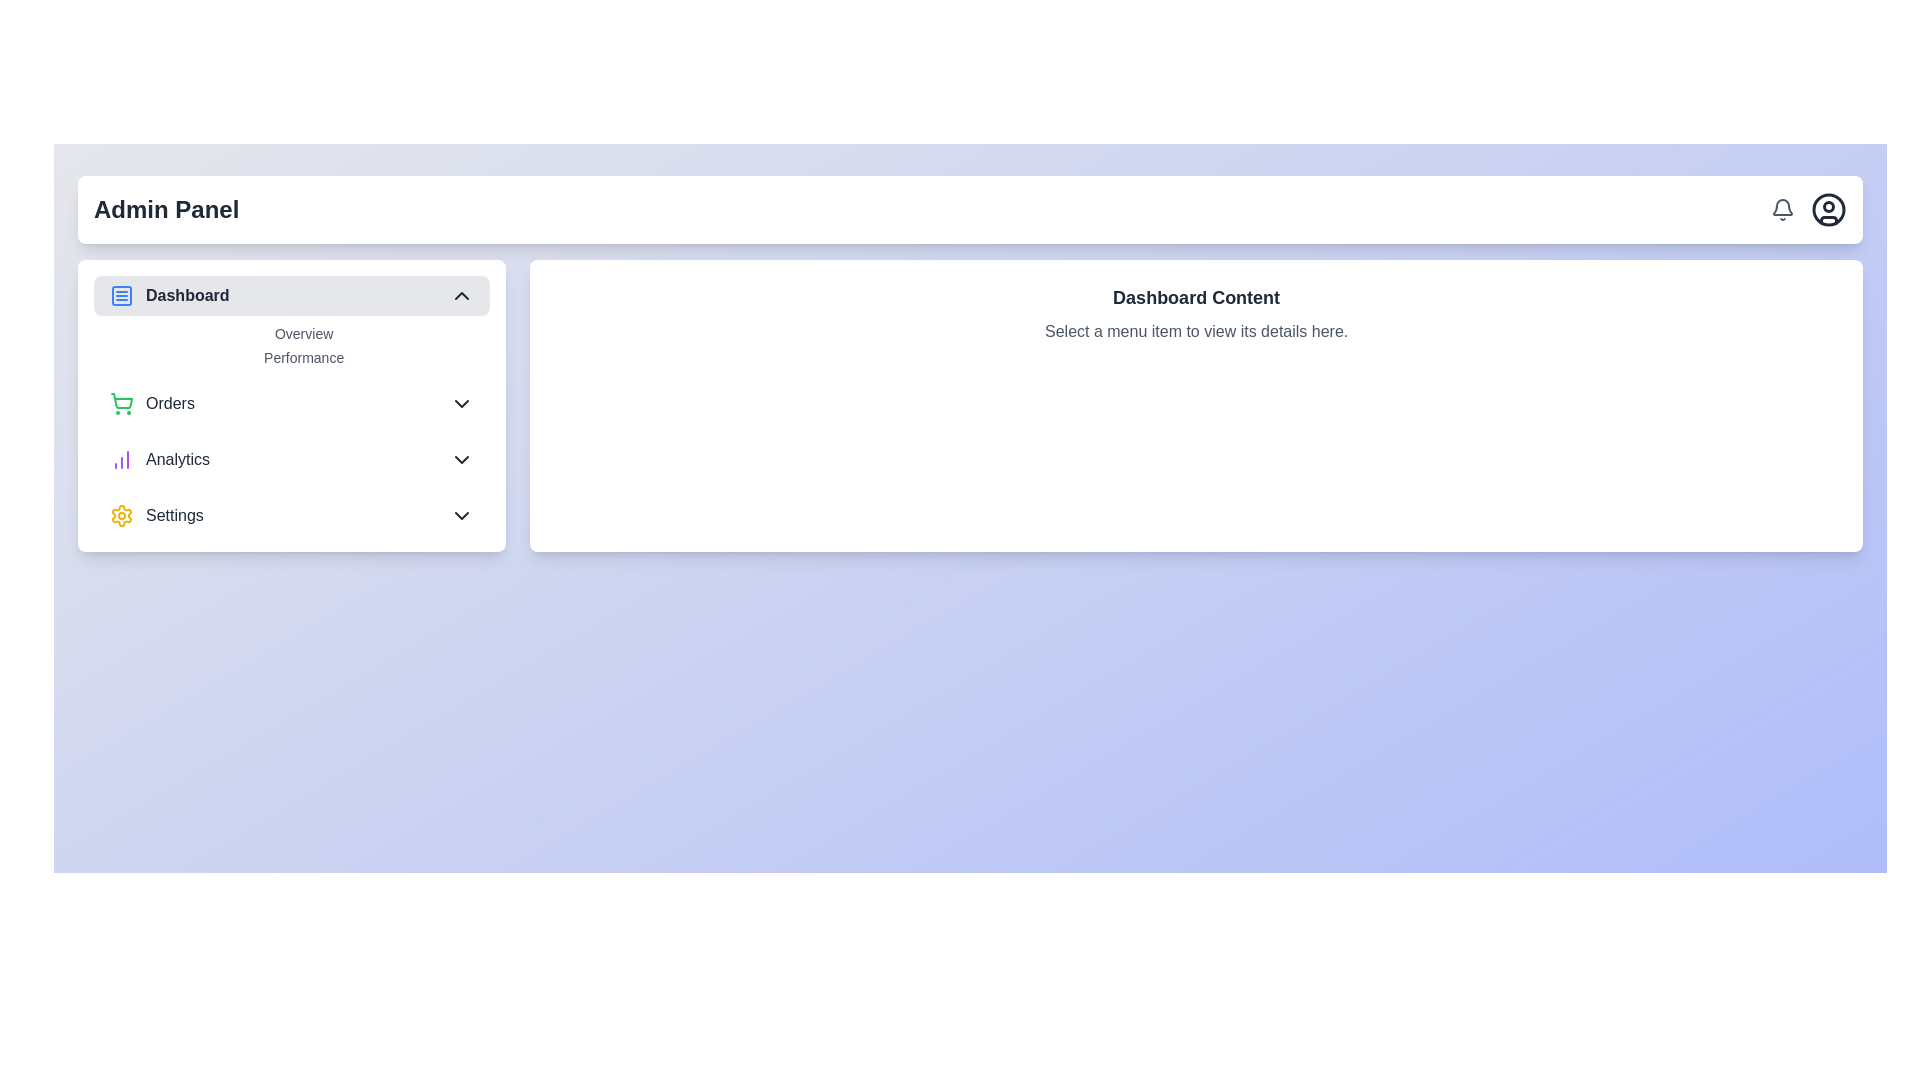 Image resolution: width=1920 pixels, height=1080 pixels. What do you see at coordinates (177, 459) in the screenshot?
I see `the navigational text label indicating the analytics section, which is located third from the top` at bounding box center [177, 459].